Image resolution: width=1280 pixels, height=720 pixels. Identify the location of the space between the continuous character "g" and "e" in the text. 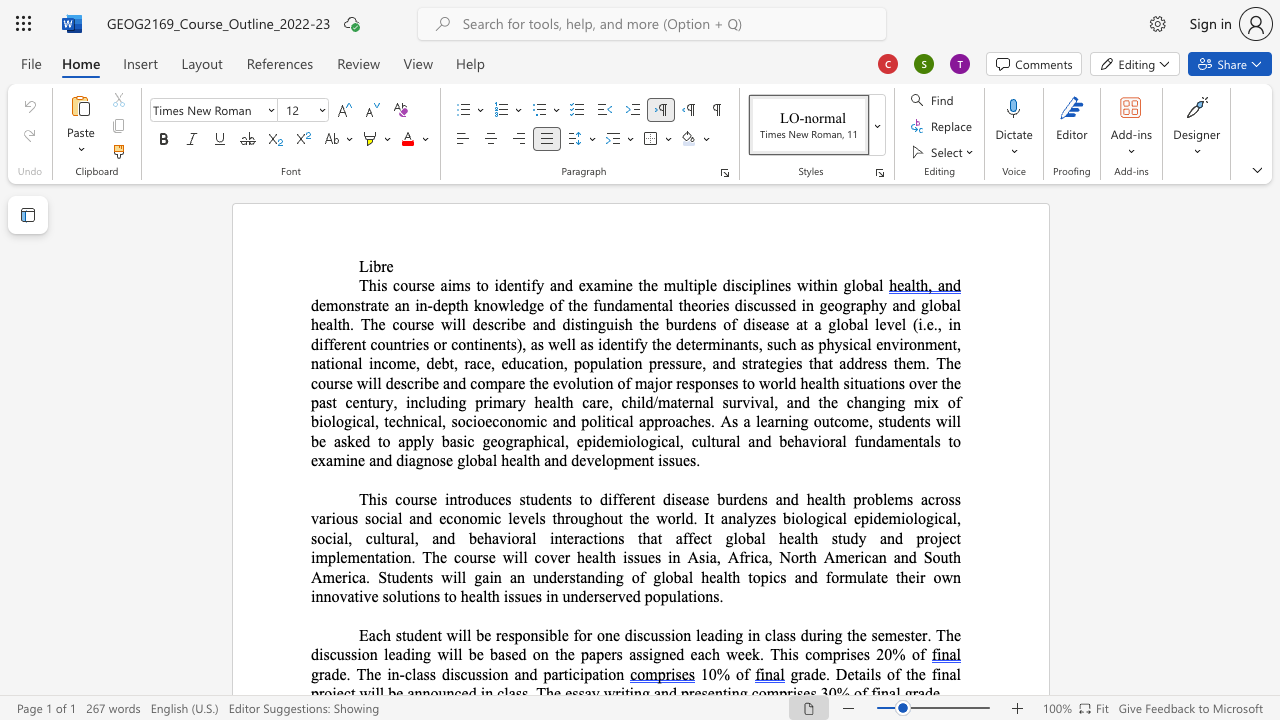
(490, 440).